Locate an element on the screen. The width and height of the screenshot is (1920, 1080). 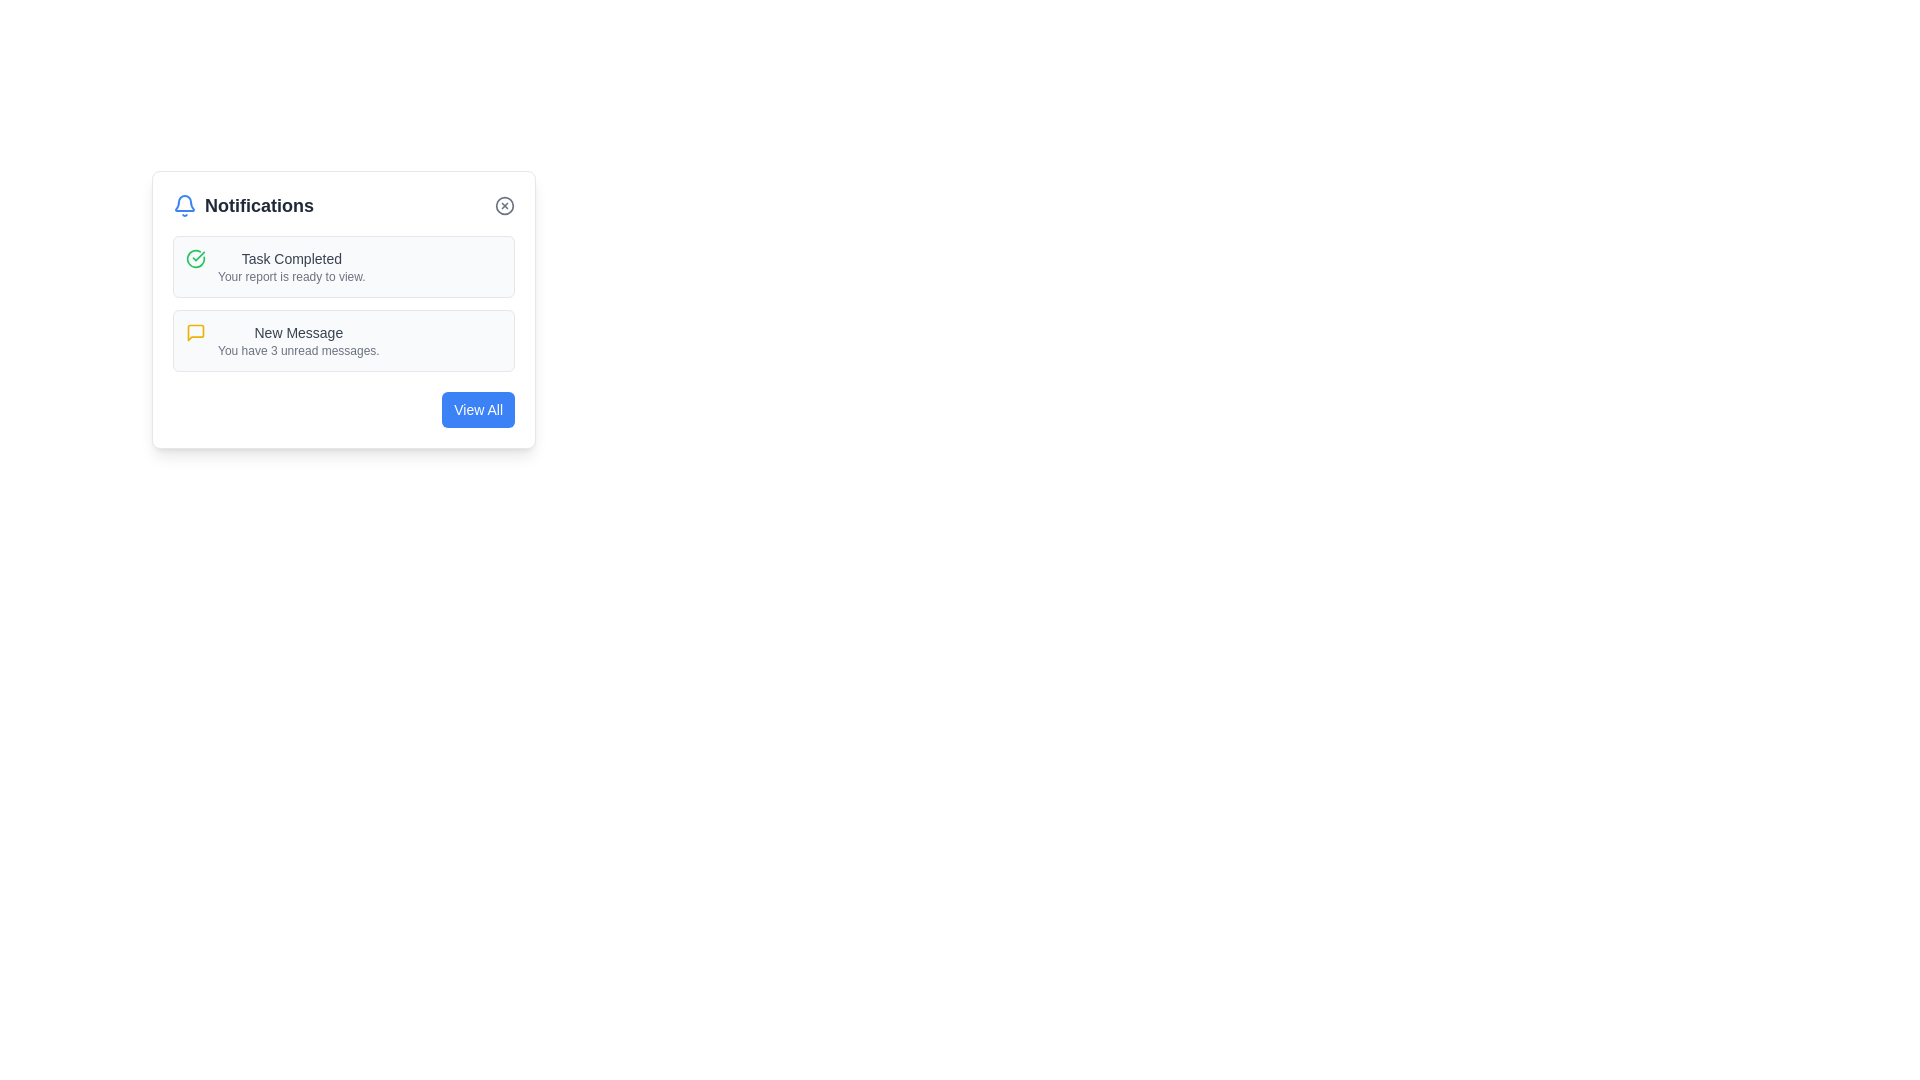
message content from the text block that displays 'New Message' and 'You have 3 unread messages.' located in the second notification card under 'Task Completed' is located at coordinates (297, 339).